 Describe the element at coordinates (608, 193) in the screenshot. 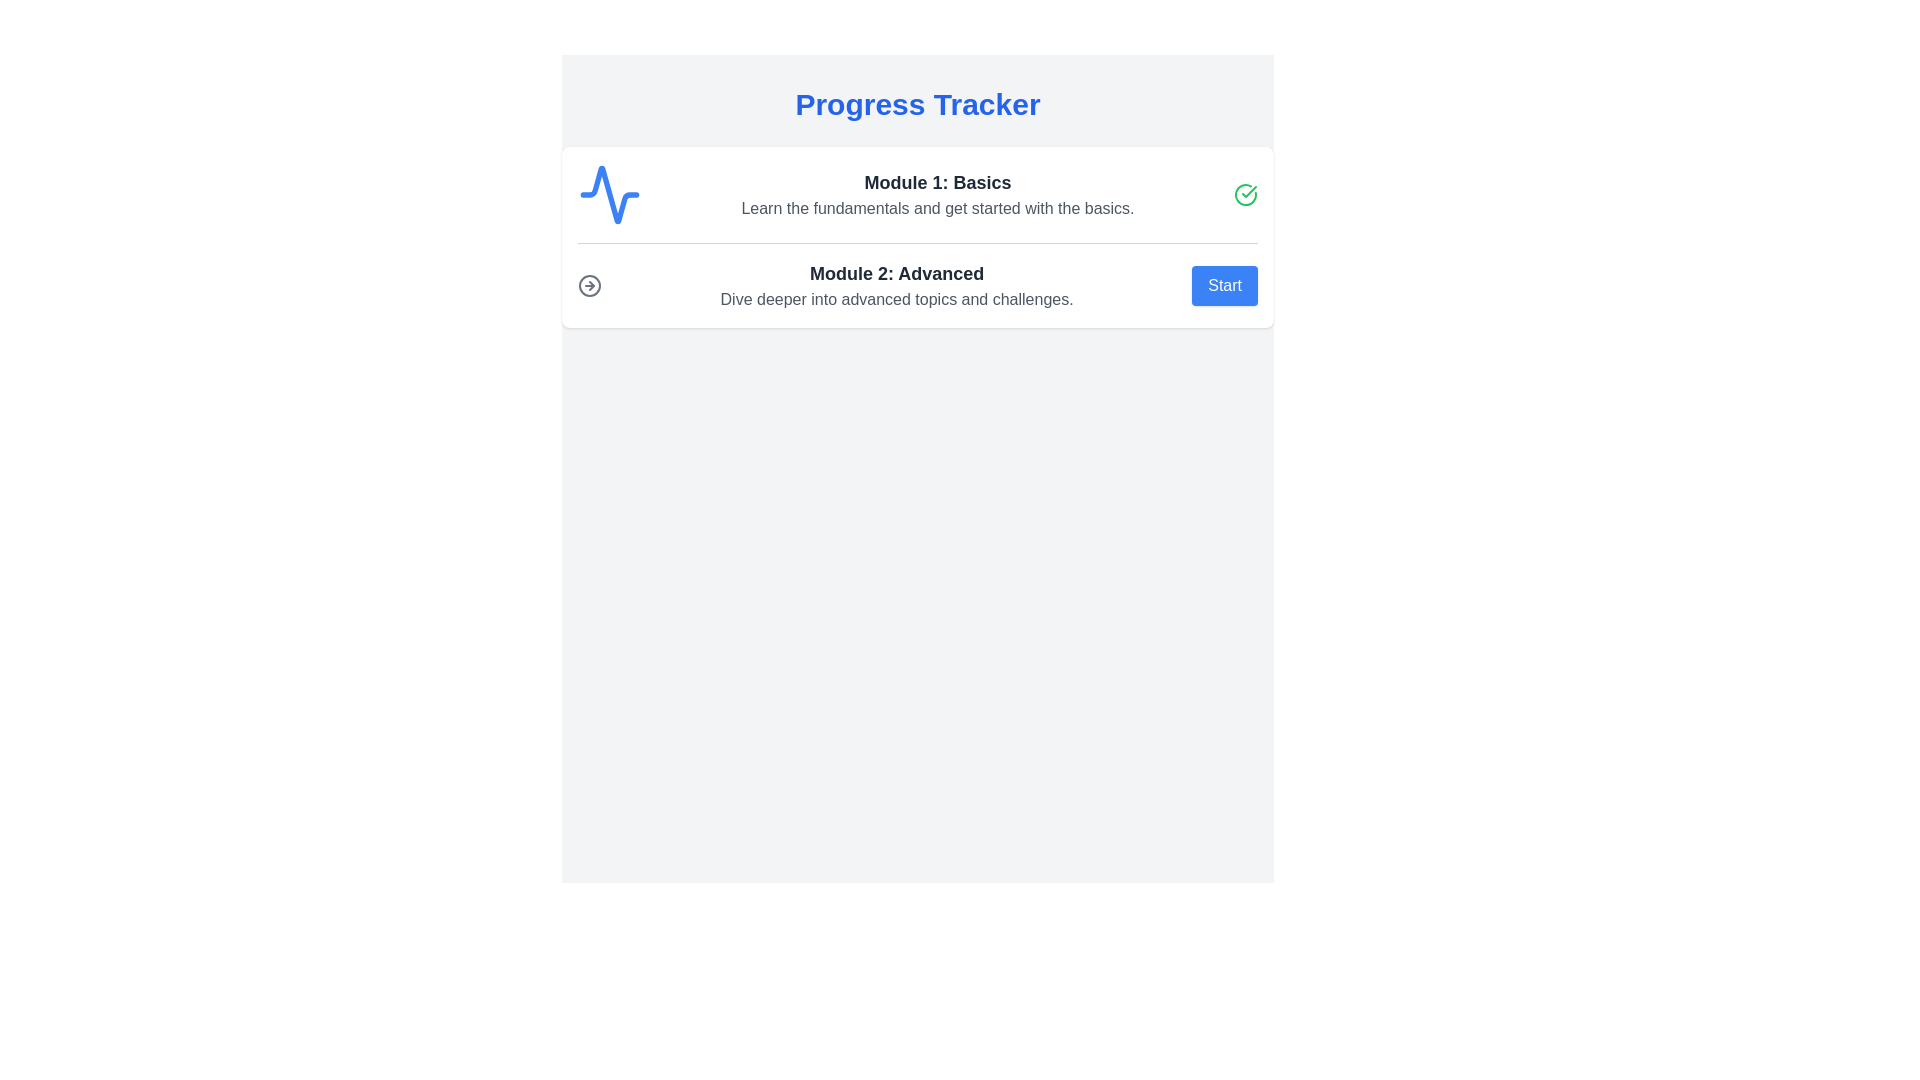

I see `the activity or progress icon for 'Module 1: Basics' located in the first card of the progress tracker interface, positioned slightly left of the corresponding text` at that location.